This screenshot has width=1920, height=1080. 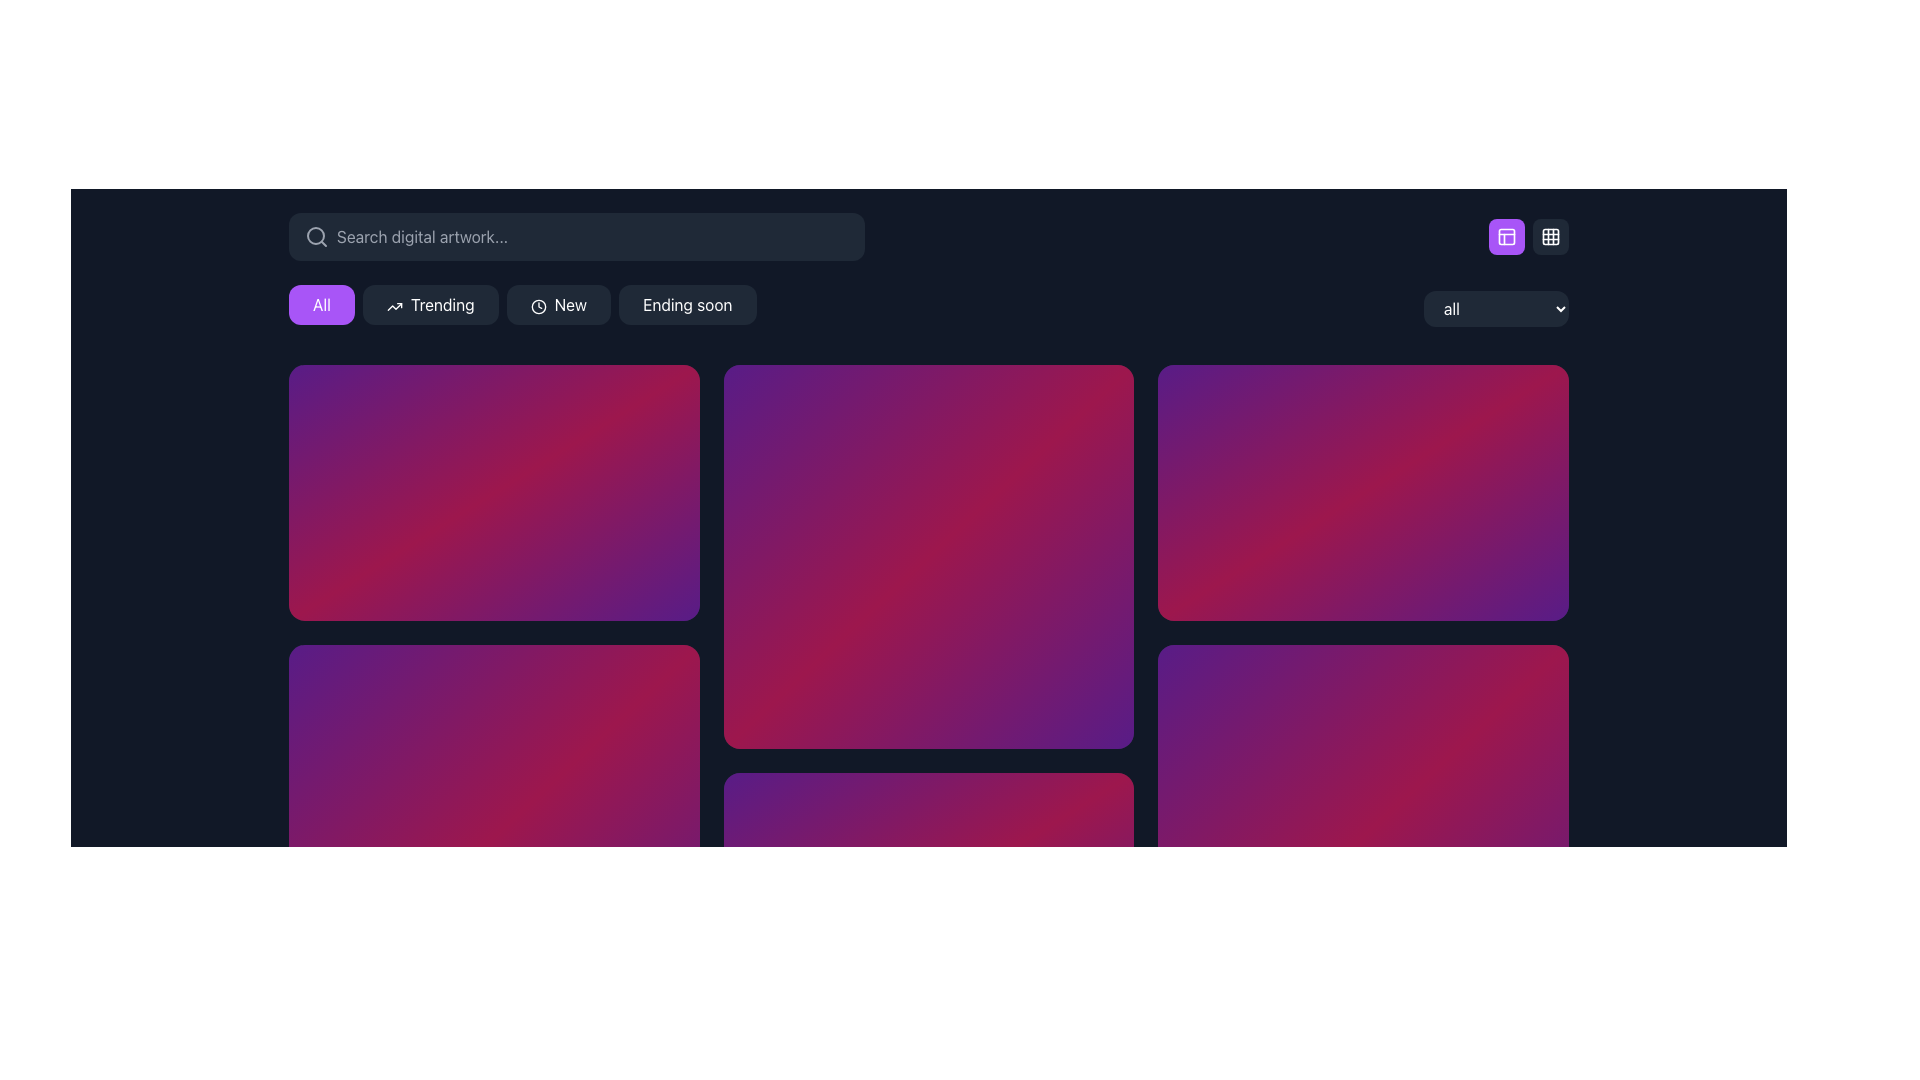 What do you see at coordinates (315, 234) in the screenshot?
I see `the outer circular part of the magnifying glass icon located to the left side of the search bar near the top of the interface` at bounding box center [315, 234].